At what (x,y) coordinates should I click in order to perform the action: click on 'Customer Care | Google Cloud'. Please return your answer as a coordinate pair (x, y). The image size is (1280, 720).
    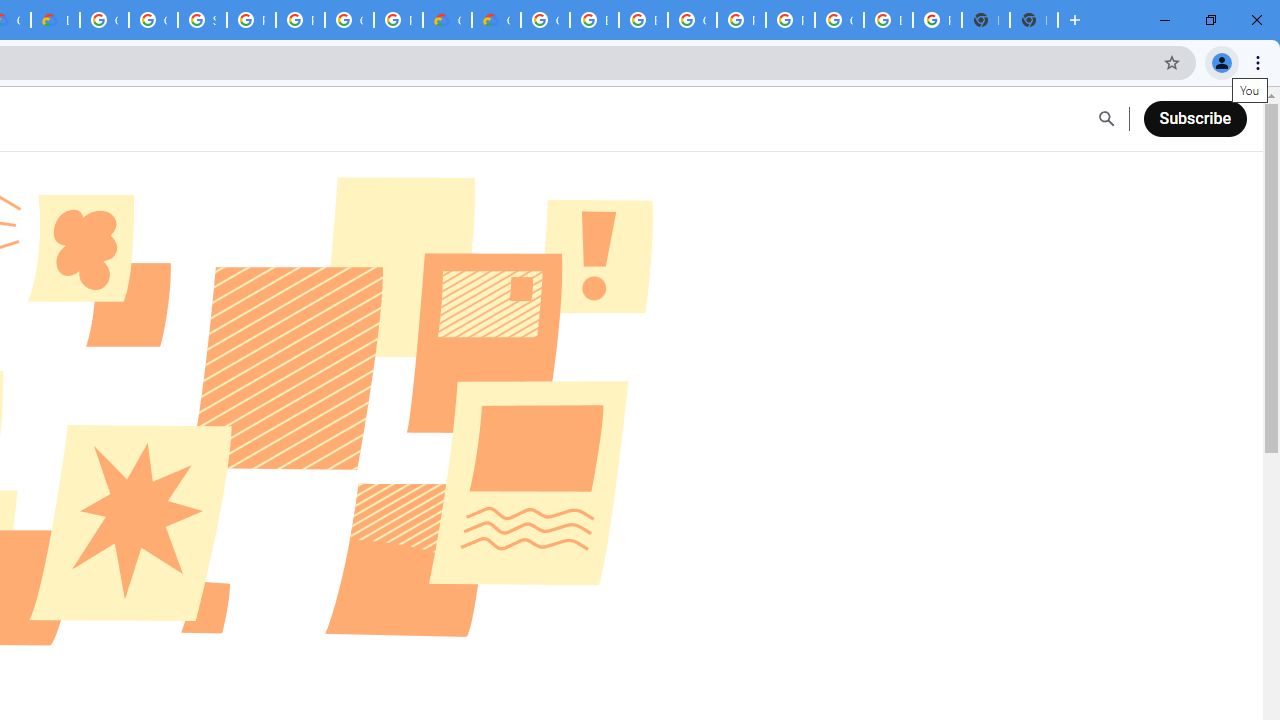
    Looking at the image, I should click on (446, 20).